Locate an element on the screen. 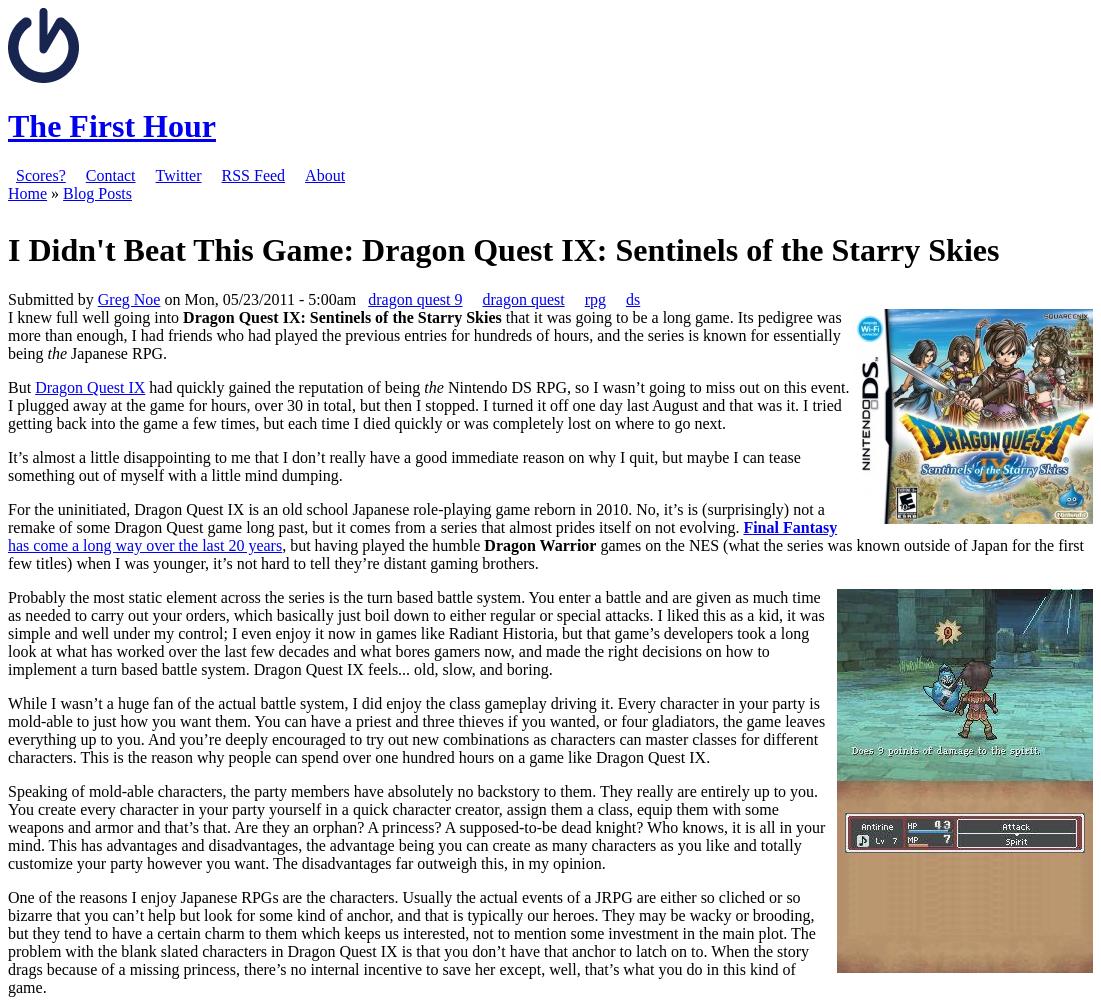 The height and width of the screenshot is (1000, 1101). 'Dragon Warrior' is located at coordinates (539, 544).